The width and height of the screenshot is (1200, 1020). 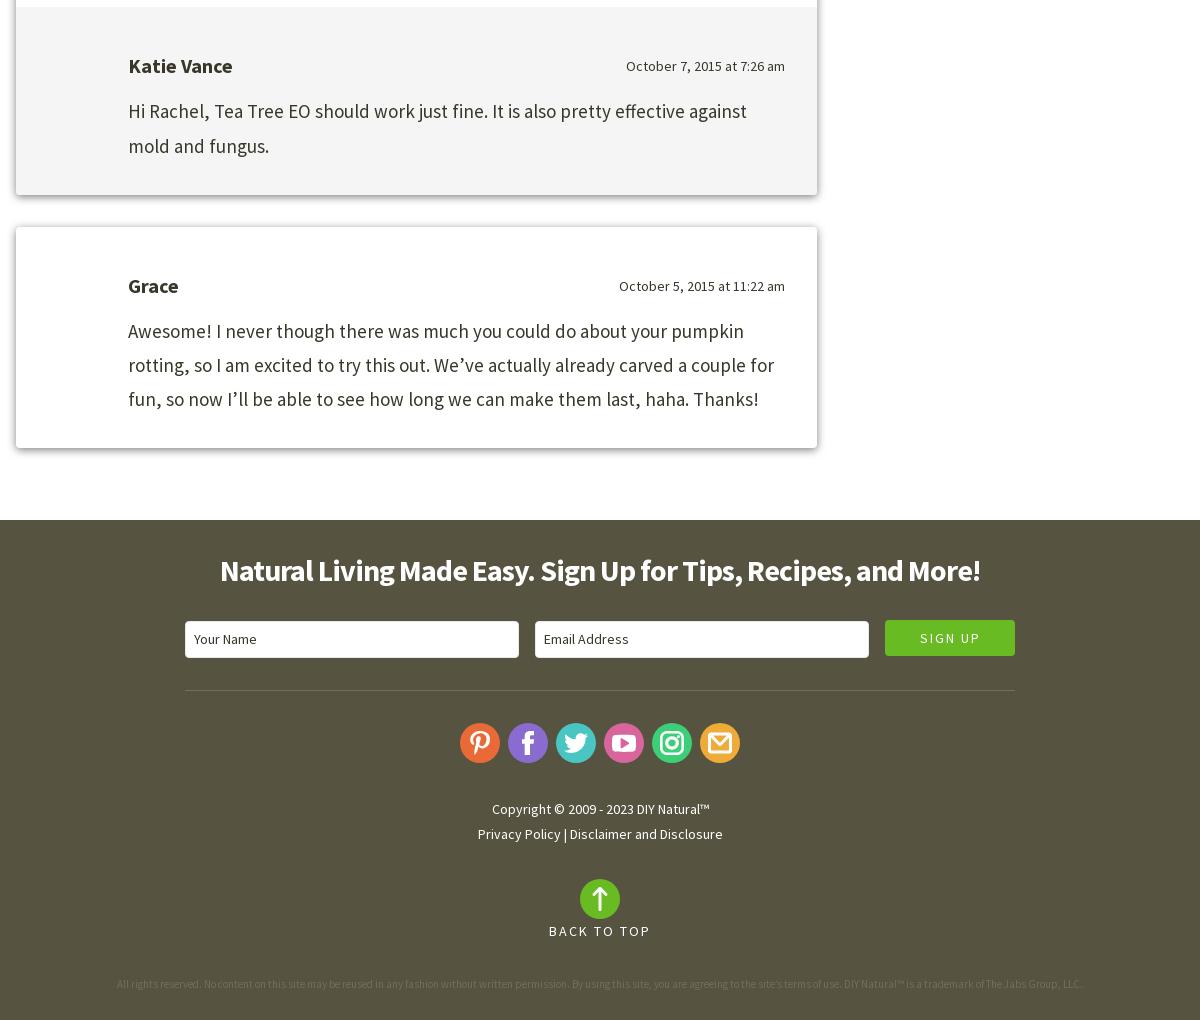 What do you see at coordinates (645, 833) in the screenshot?
I see `'Disclaimer and Disclosure'` at bounding box center [645, 833].